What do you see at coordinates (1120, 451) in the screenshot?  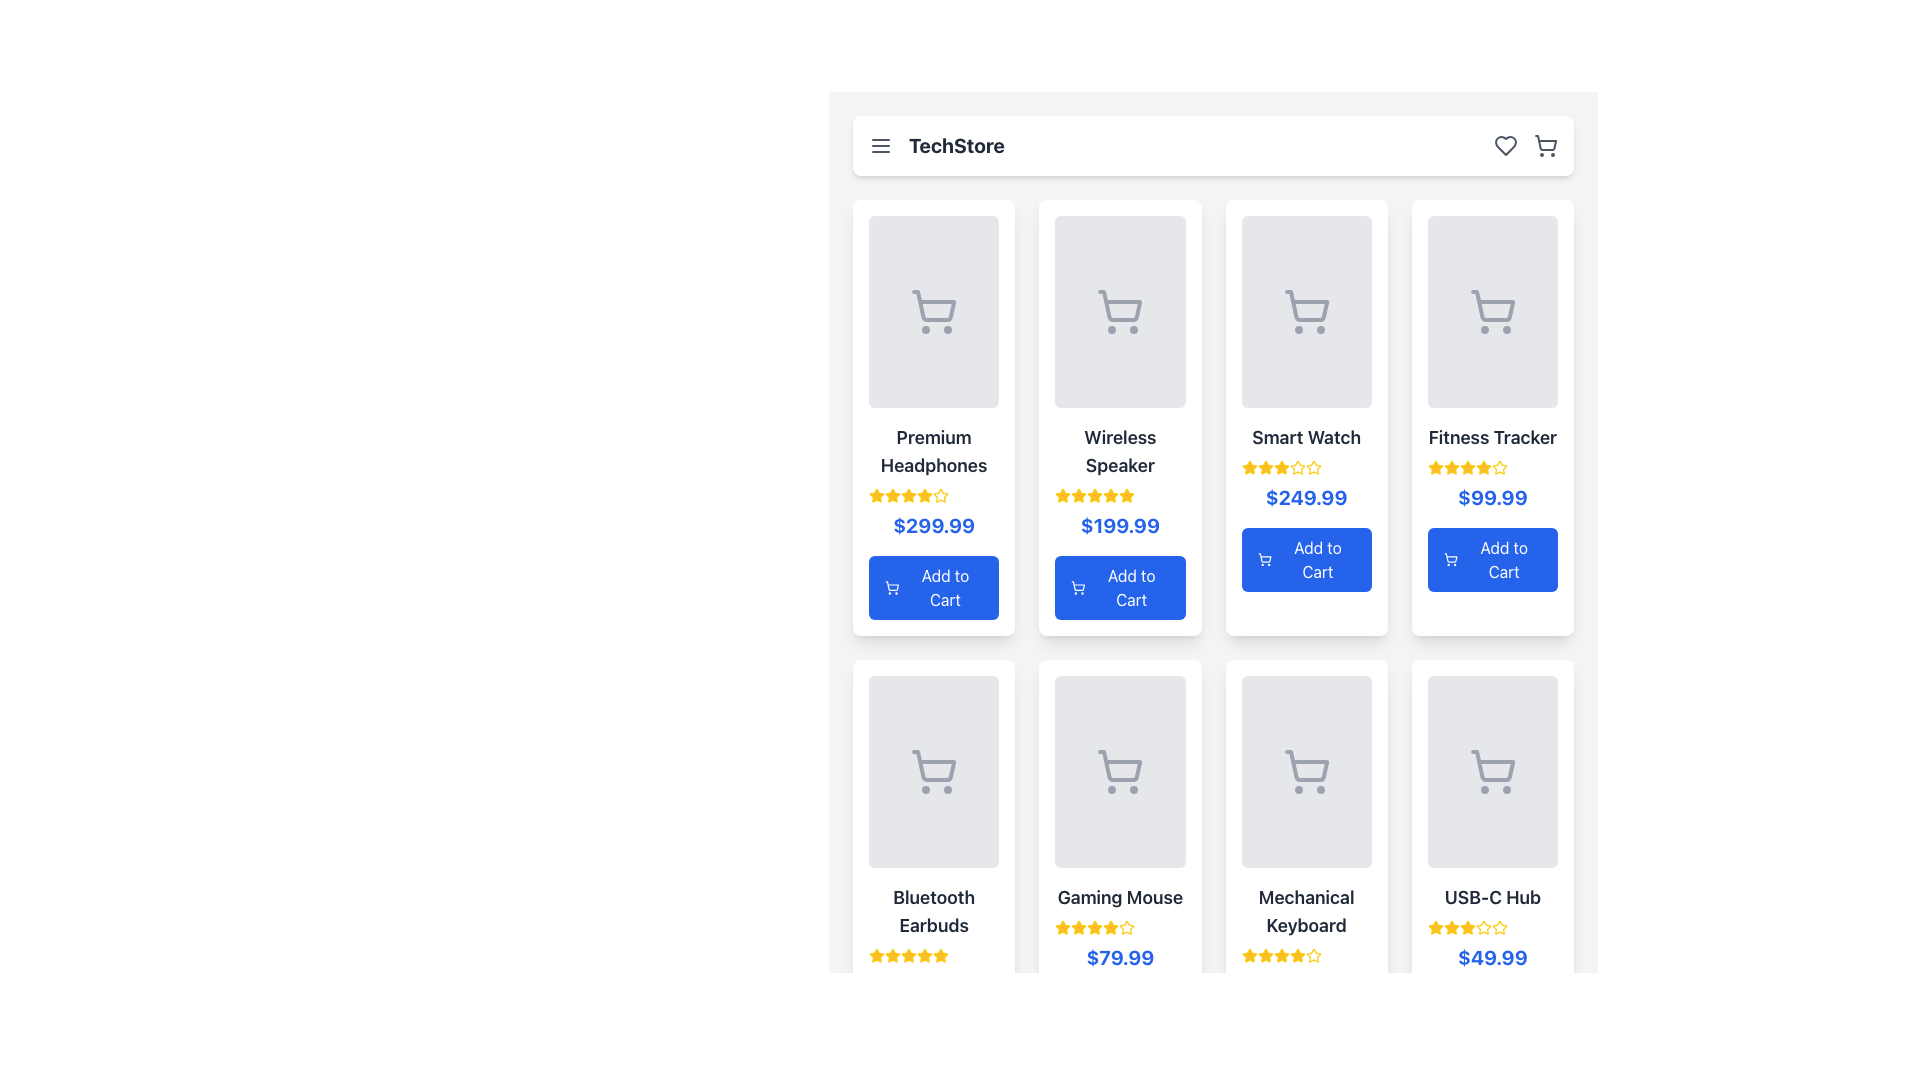 I see `product name displayed in the text element located in the second product card of the top row, positioned below the image placeholder and above the price label` at bounding box center [1120, 451].